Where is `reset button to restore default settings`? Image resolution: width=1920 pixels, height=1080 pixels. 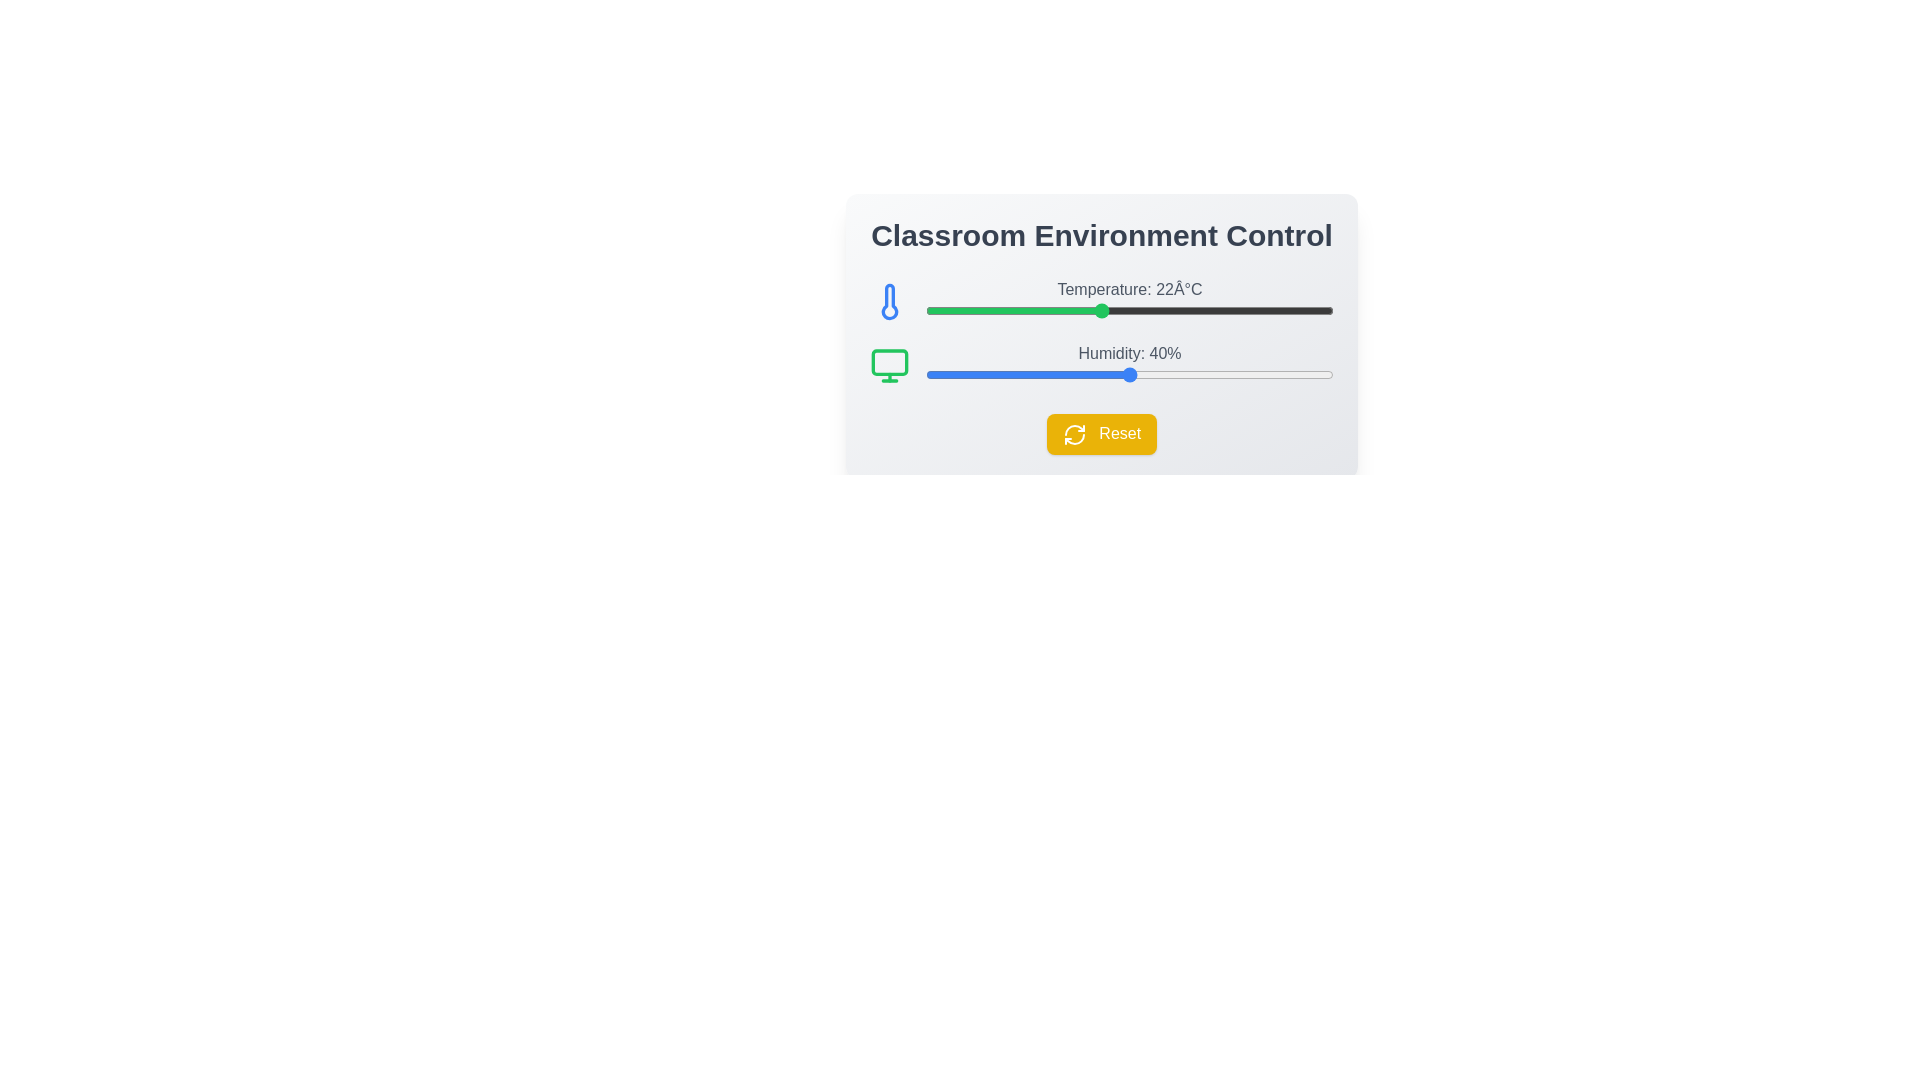 reset button to restore default settings is located at coordinates (1101, 433).